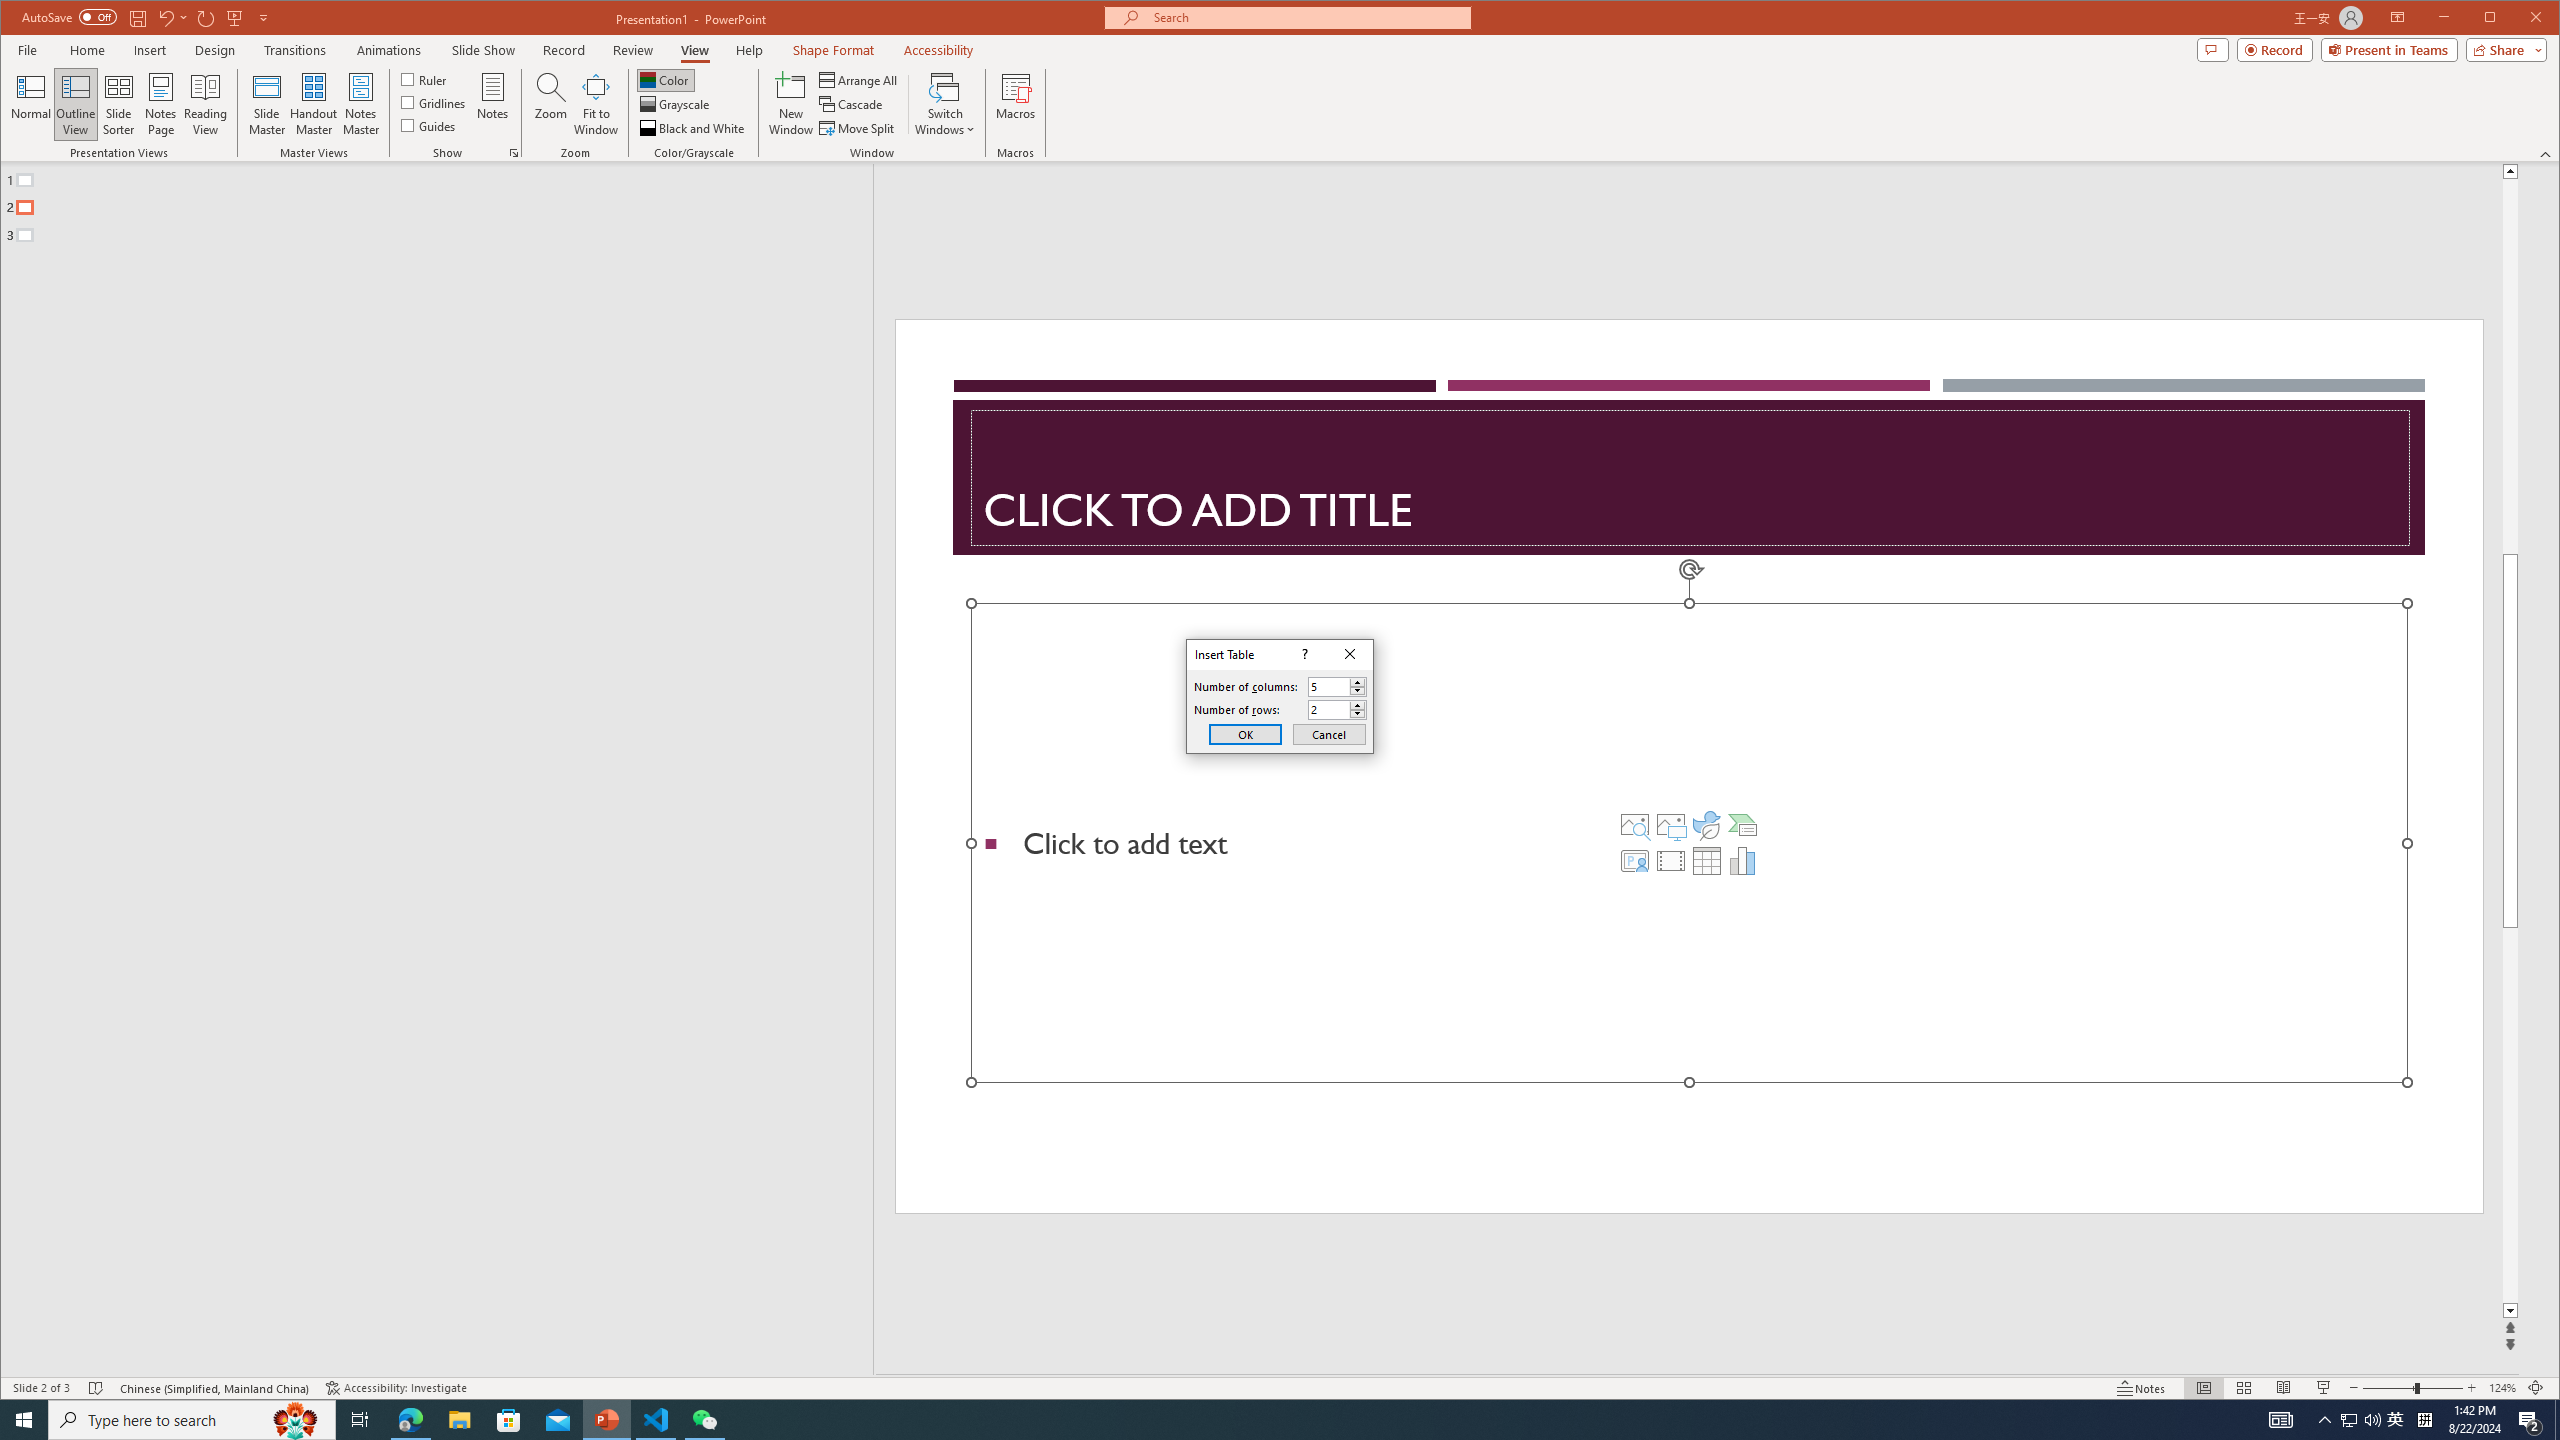 The width and height of the screenshot is (2560, 1440). I want to click on 'Stock Images', so click(1634, 824).